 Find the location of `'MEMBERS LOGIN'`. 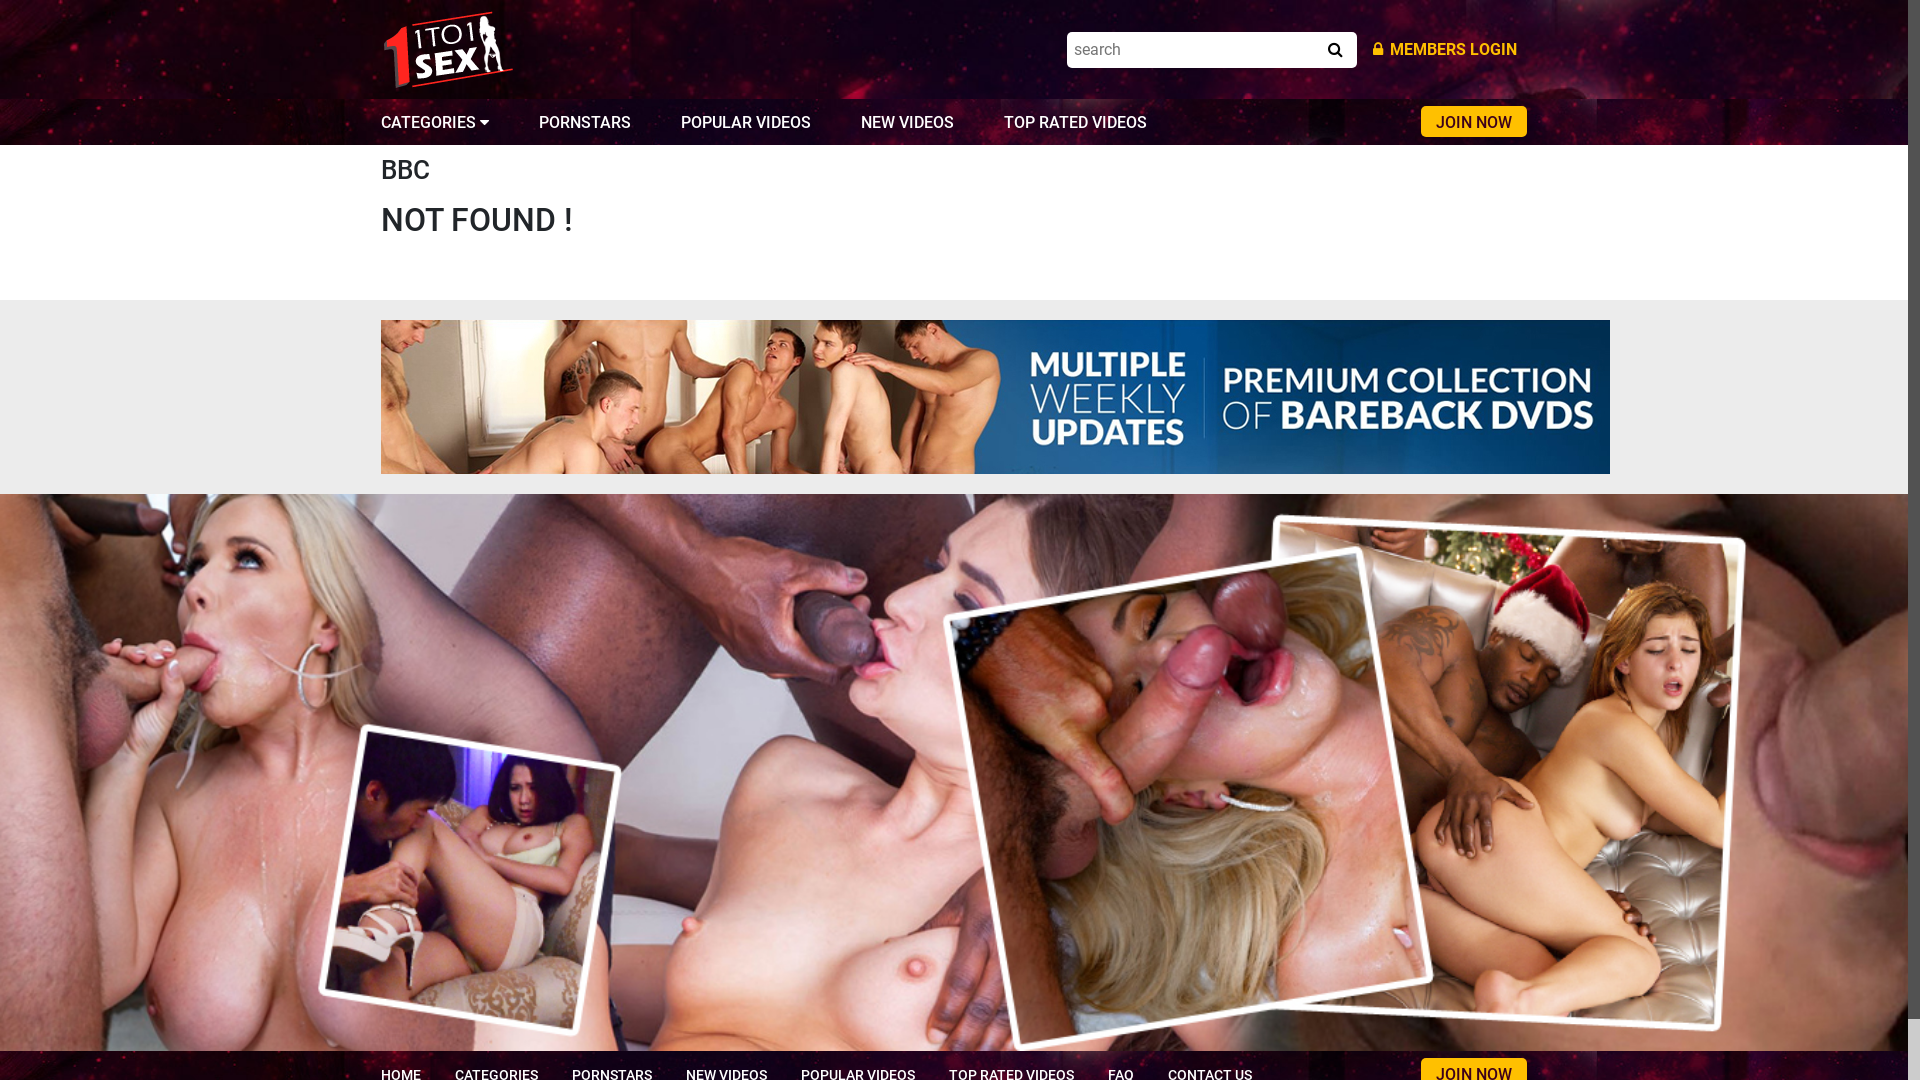

'MEMBERS LOGIN' is located at coordinates (1444, 48).